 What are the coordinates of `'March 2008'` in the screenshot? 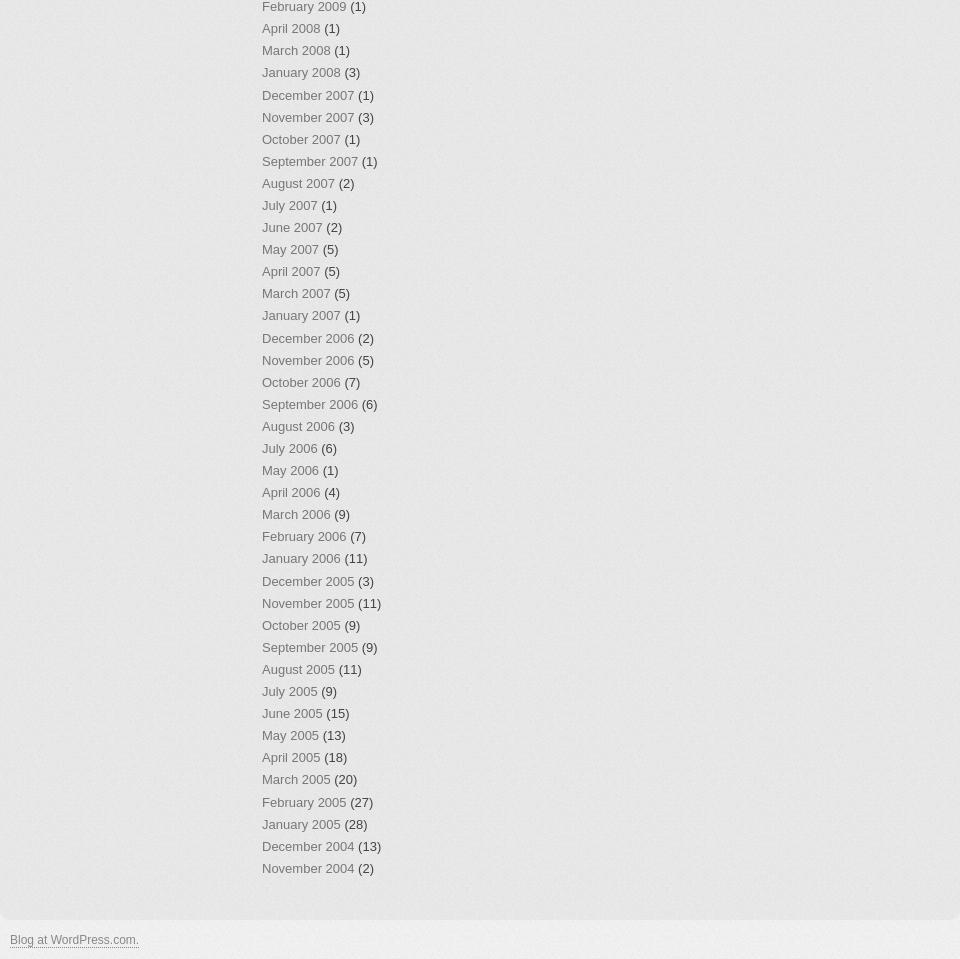 It's located at (294, 49).